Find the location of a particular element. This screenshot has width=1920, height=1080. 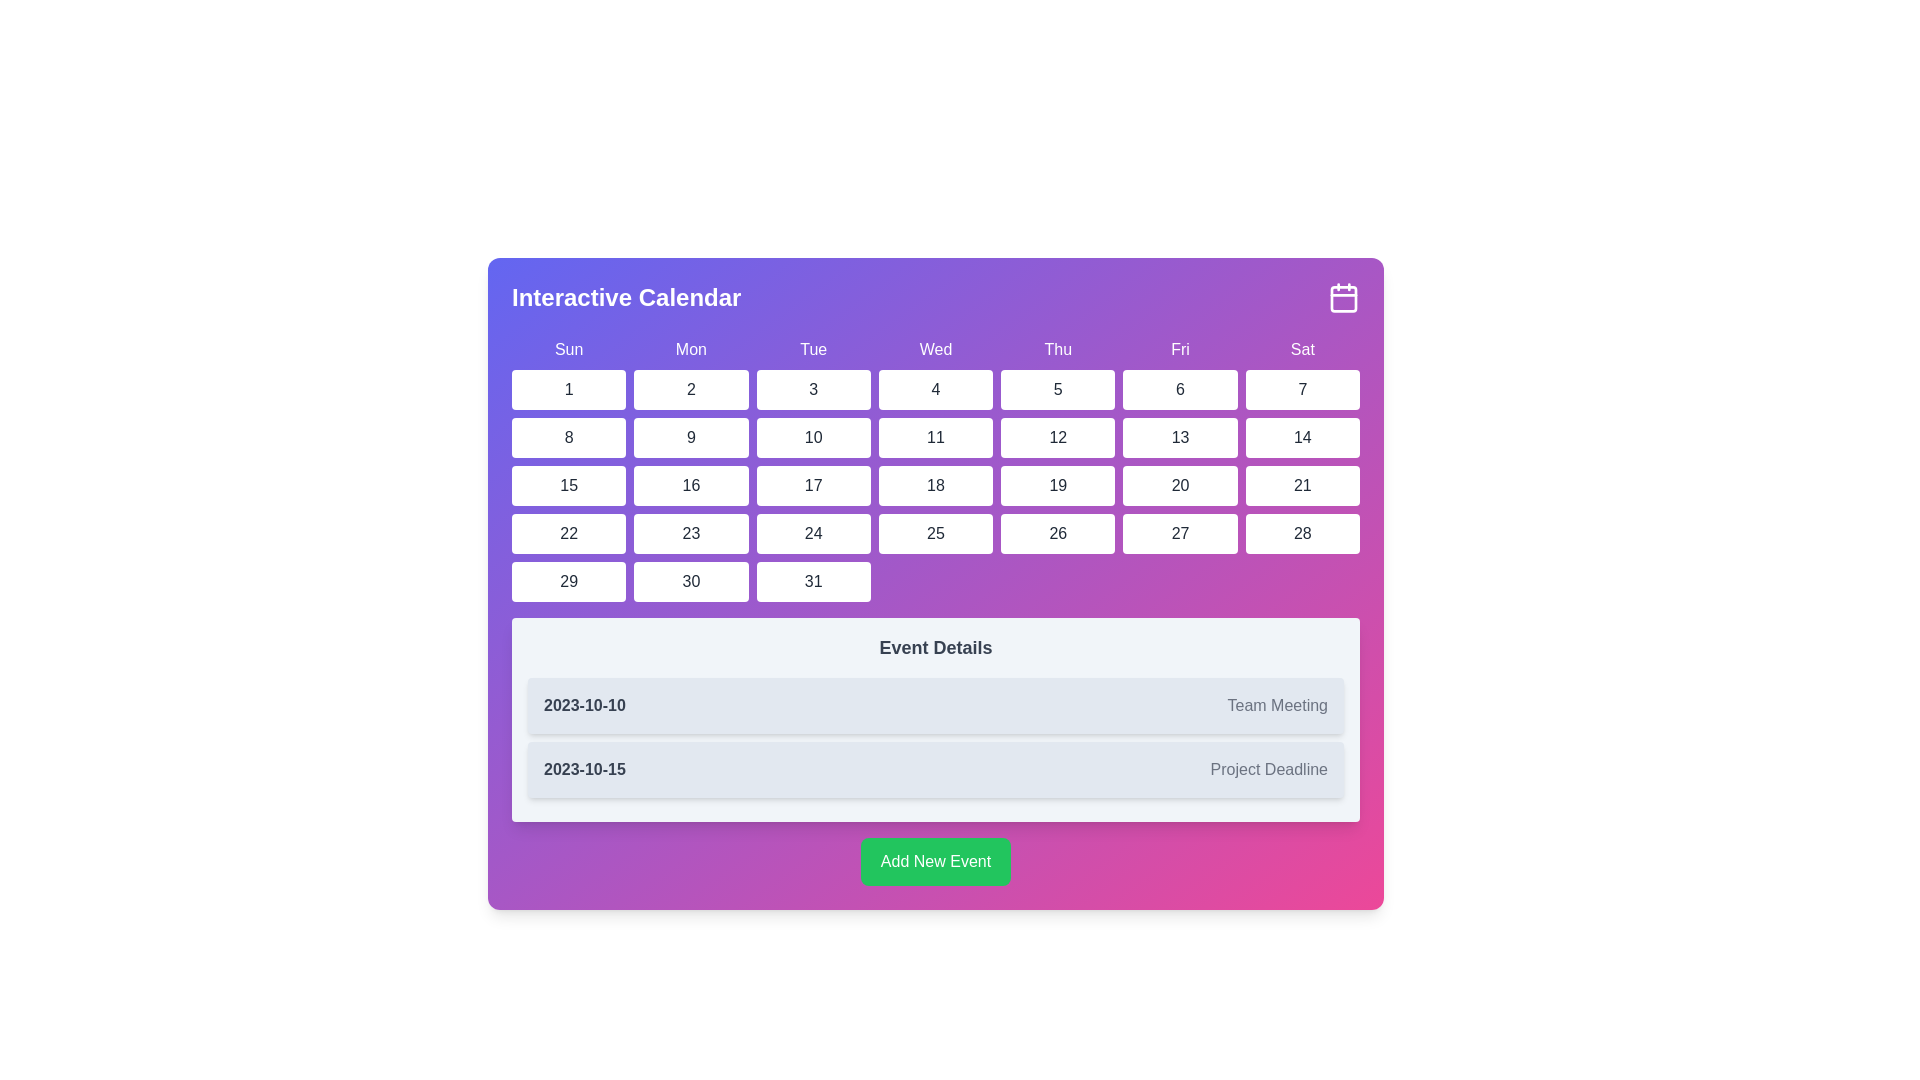

the selectable day button in the interactive calendar interface is located at coordinates (935, 437).